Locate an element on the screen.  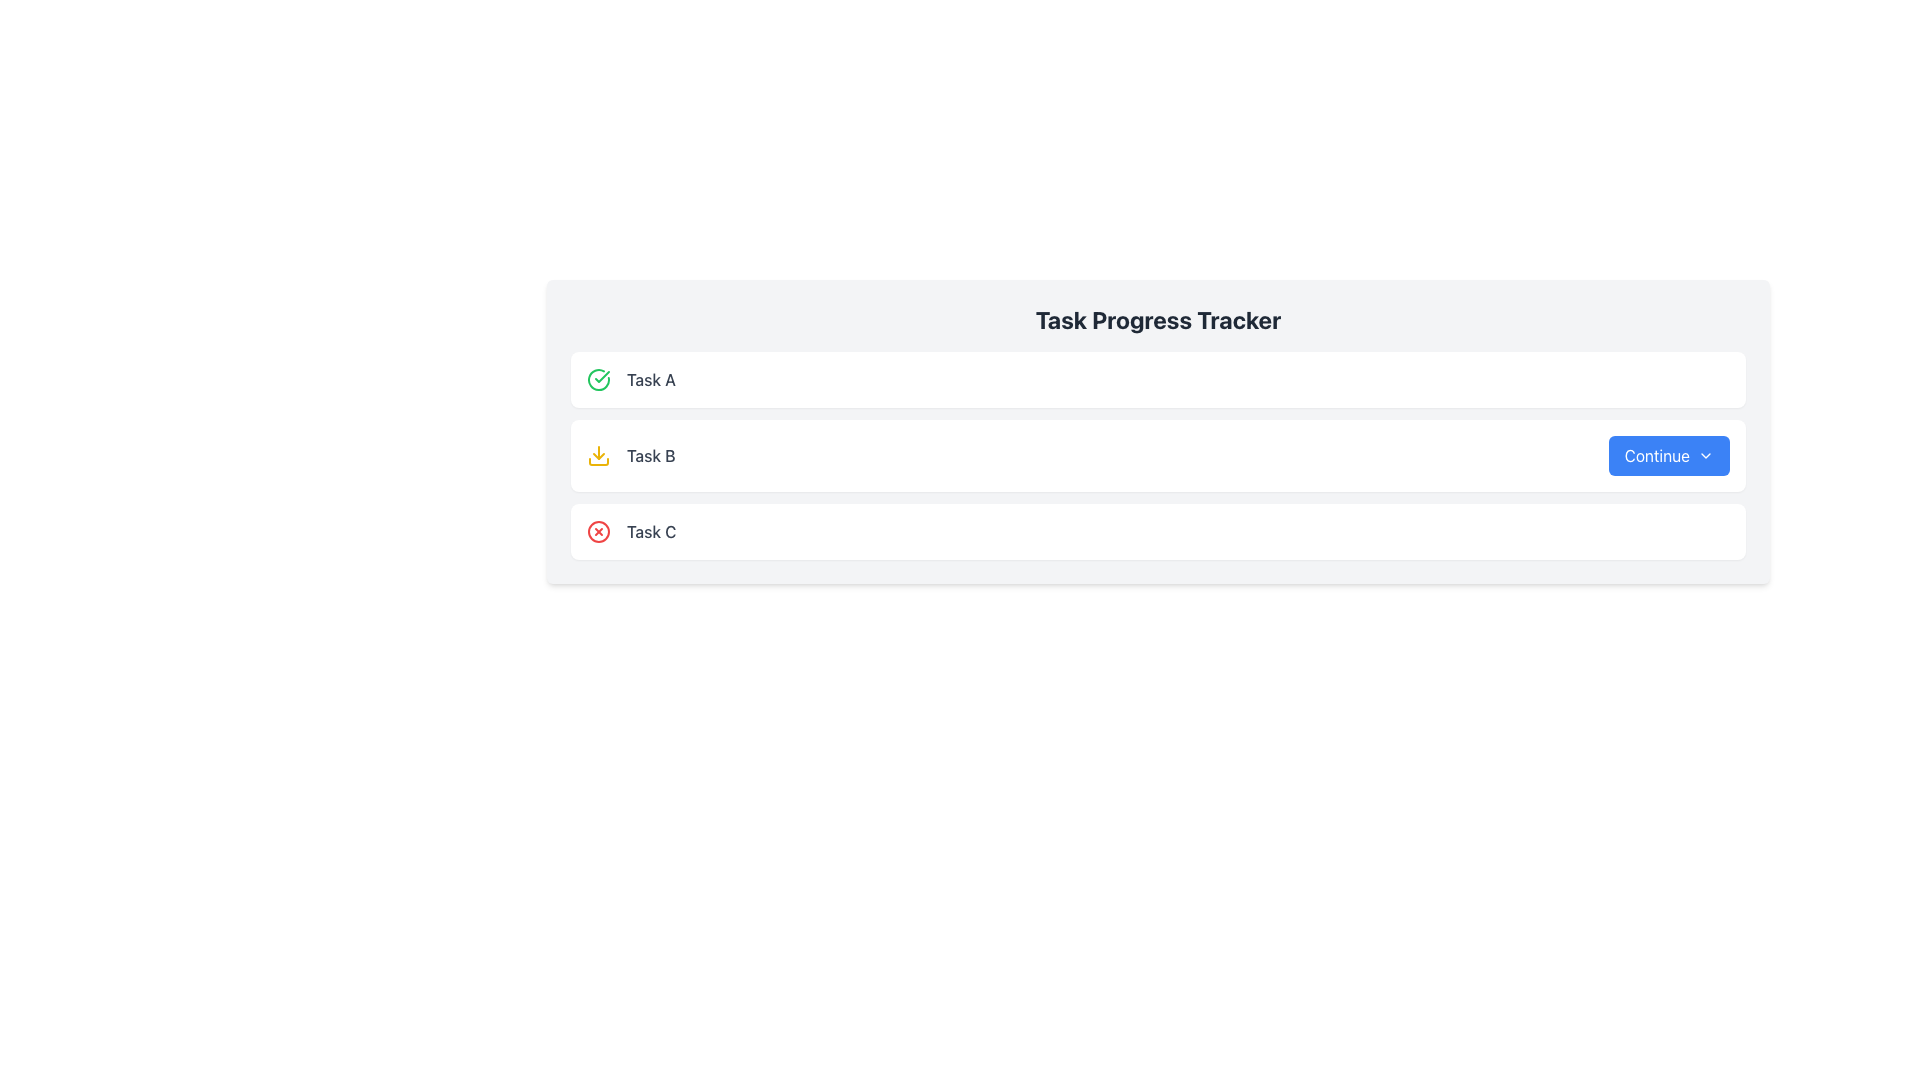
the chevron icon within the 'Continue' button is located at coordinates (1704, 455).